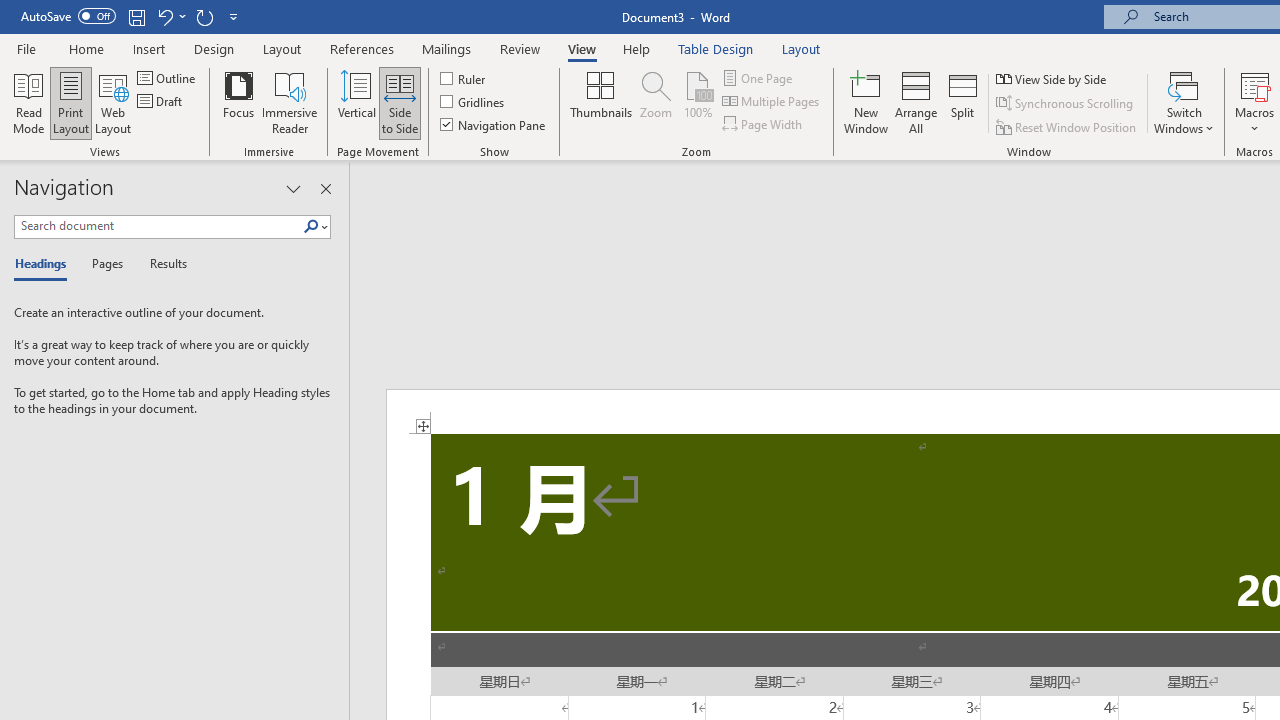  Describe the element at coordinates (234, 16) in the screenshot. I see `'Customize Quick Access Toolbar'` at that location.